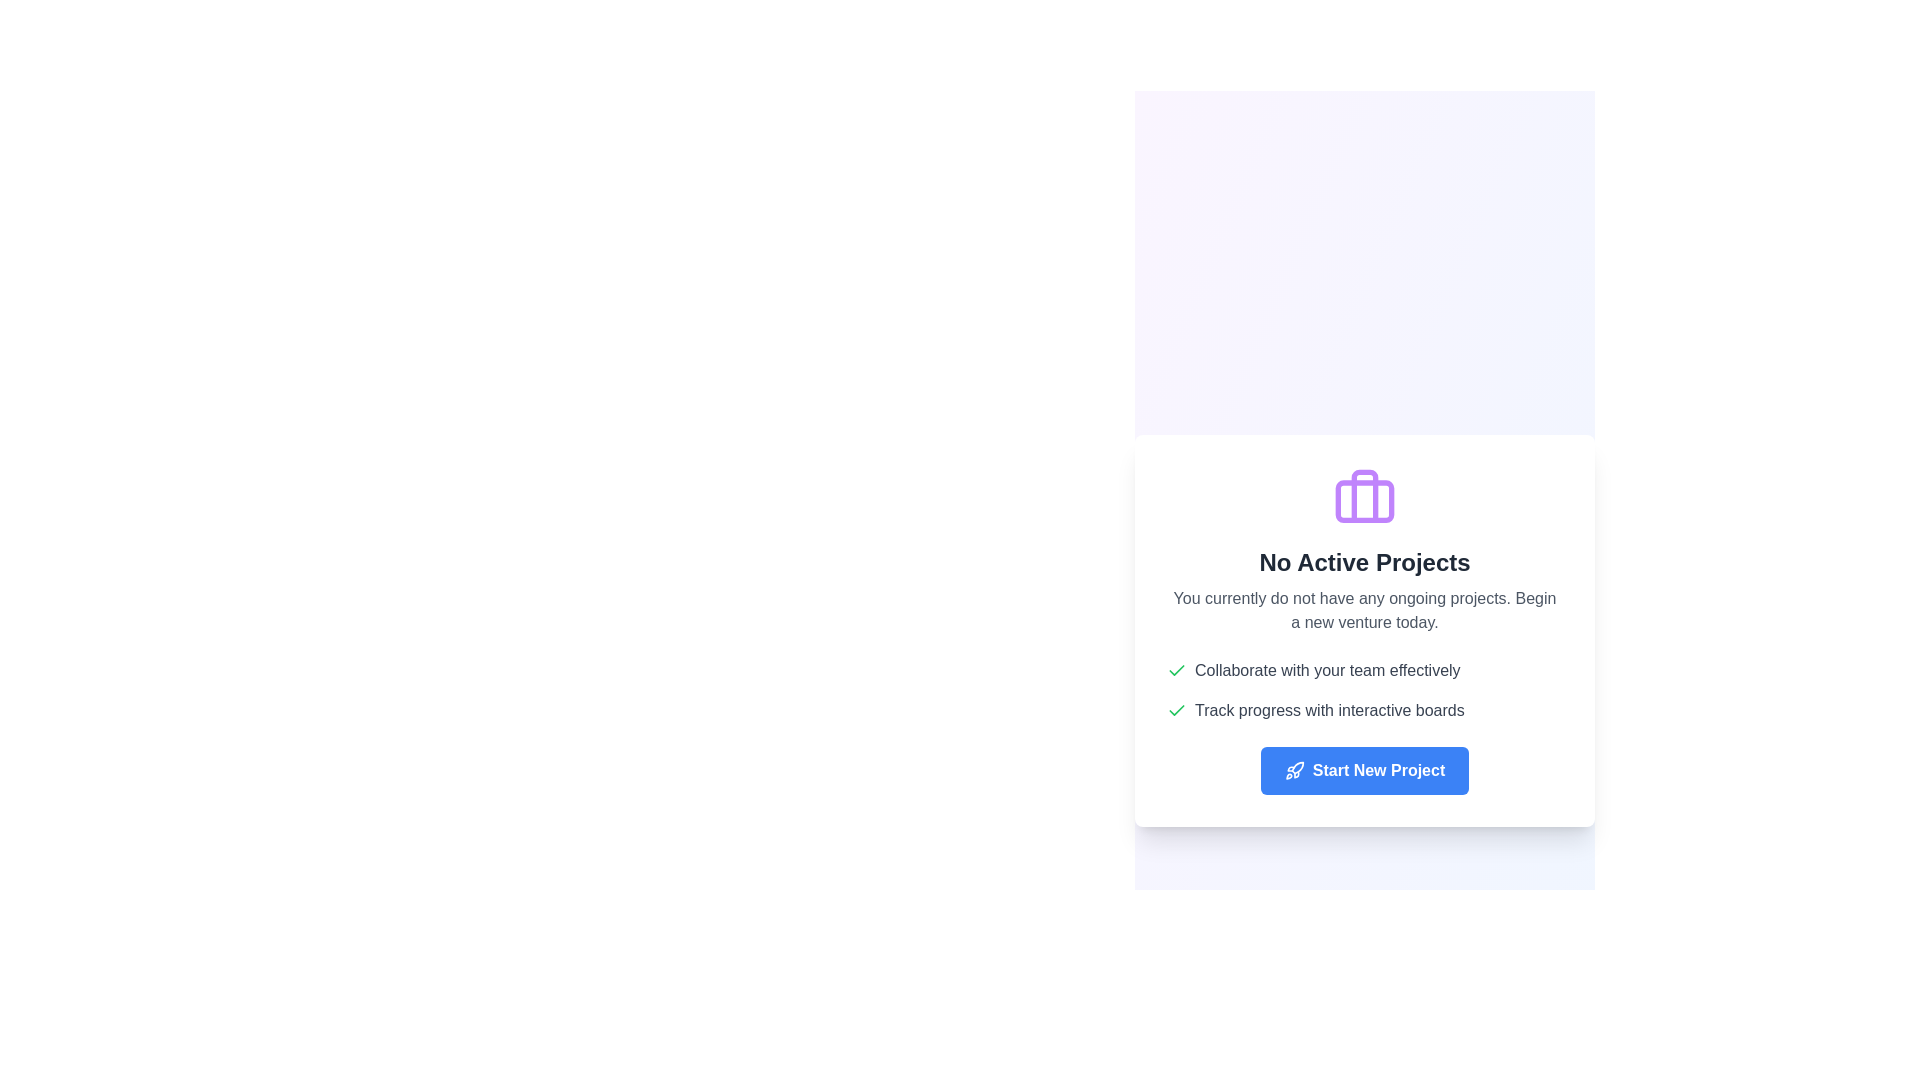 The height and width of the screenshot is (1080, 1920). Describe the element at coordinates (1327, 671) in the screenshot. I see `the Text Label that informs users about effective collaboration with their team, located under the 'No Active Projects' heading and to the right of a green check icon` at that location.